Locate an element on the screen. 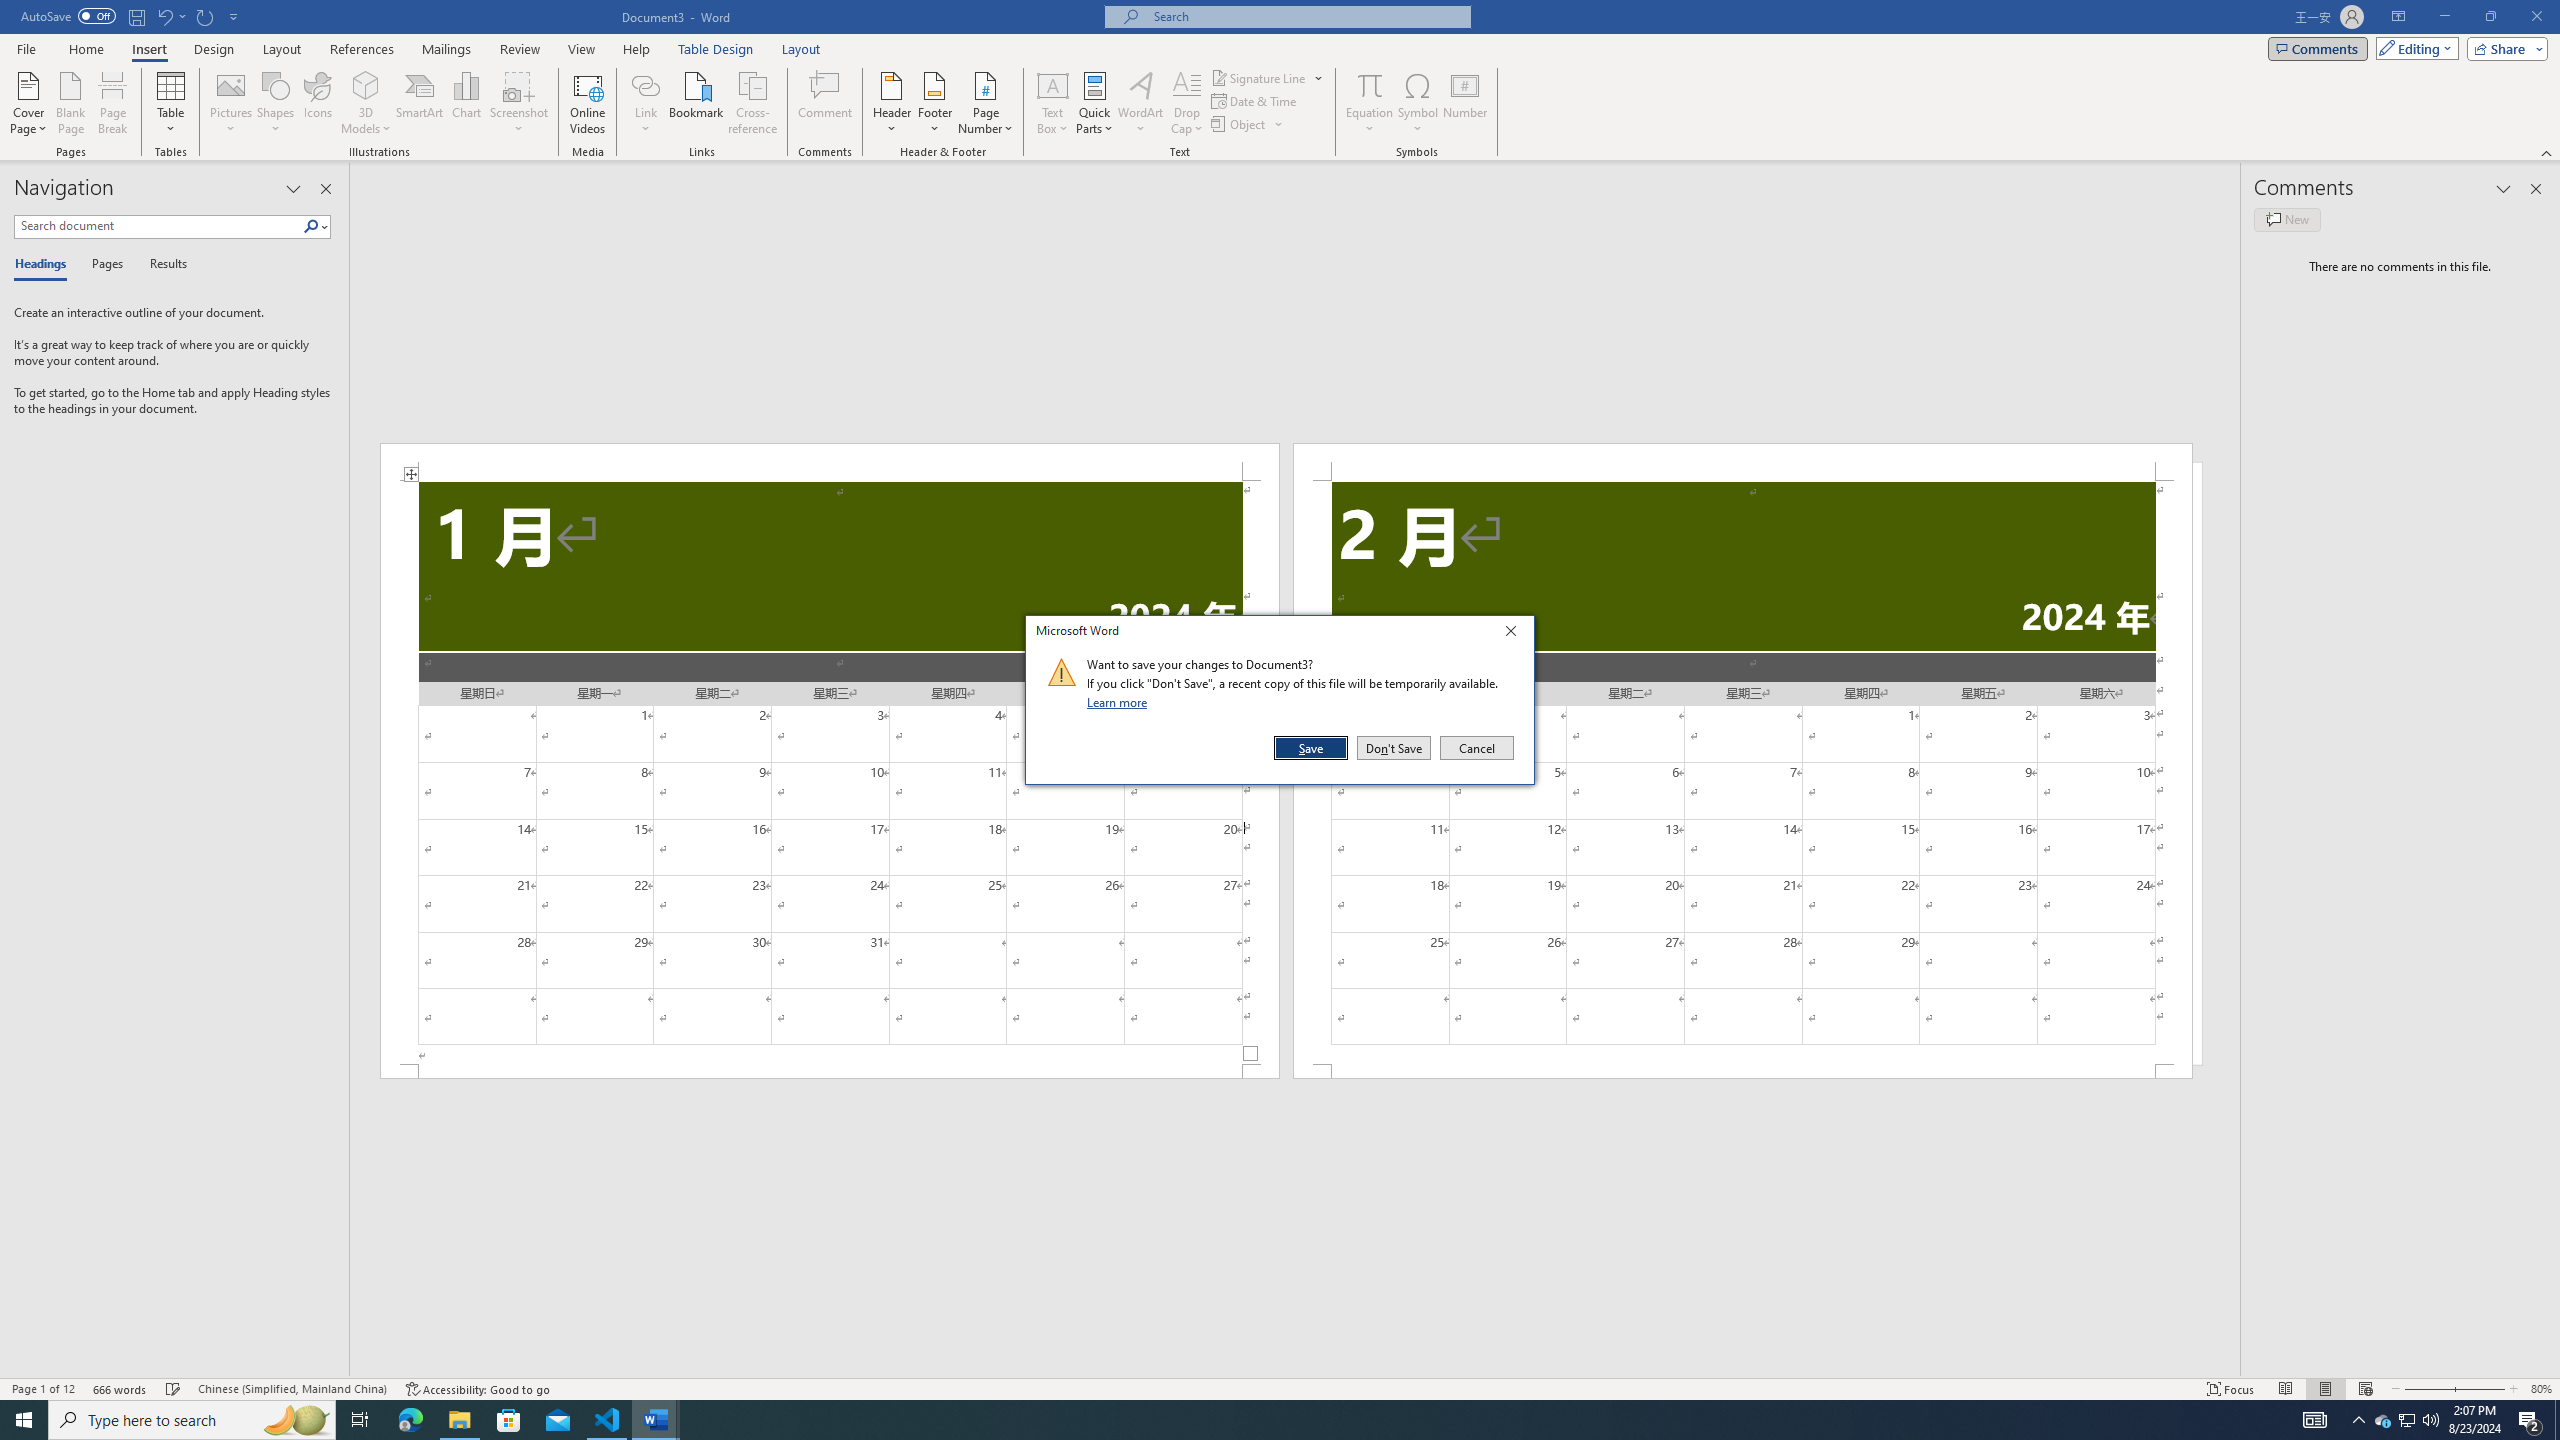 This screenshot has width=2560, height=1440. 'Object...' is located at coordinates (1247, 122).